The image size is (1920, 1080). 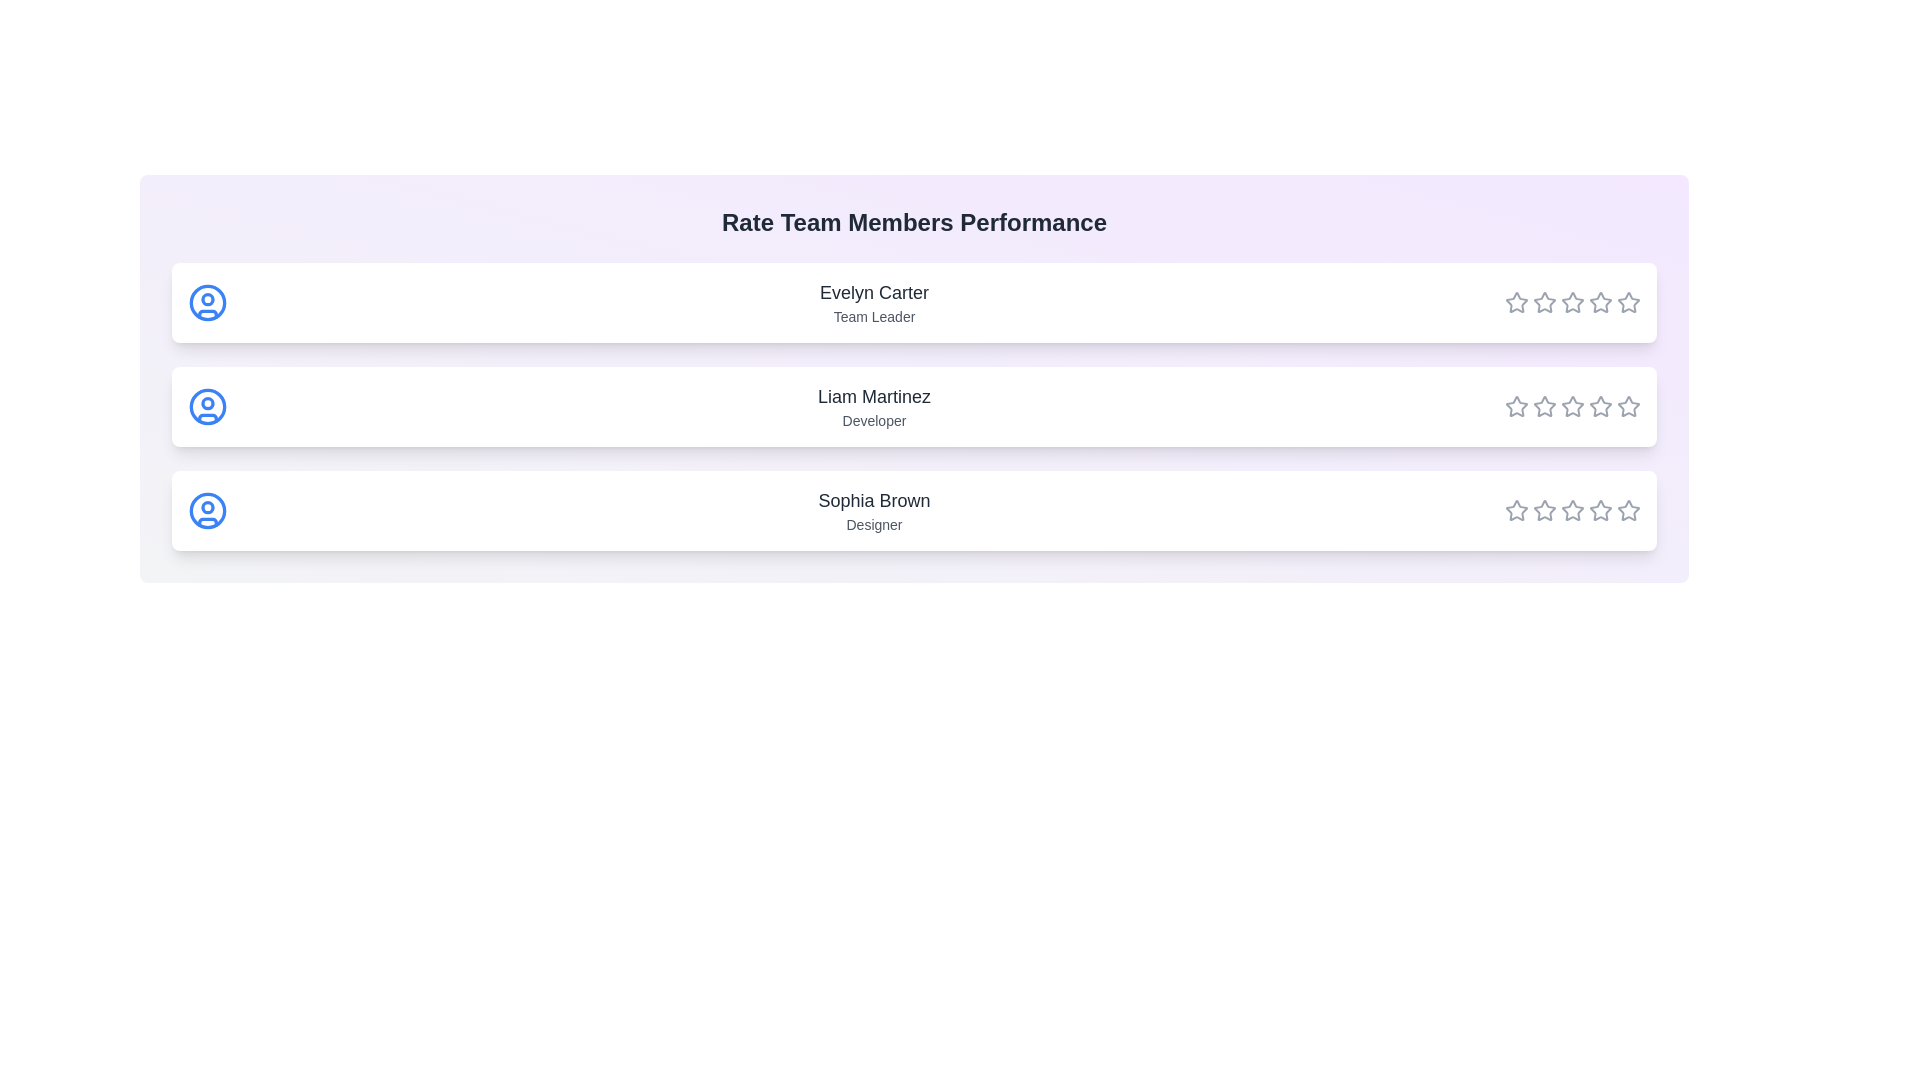 What do you see at coordinates (874, 293) in the screenshot?
I see `the name of the team member Evelyn Carter to select or highlight it` at bounding box center [874, 293].